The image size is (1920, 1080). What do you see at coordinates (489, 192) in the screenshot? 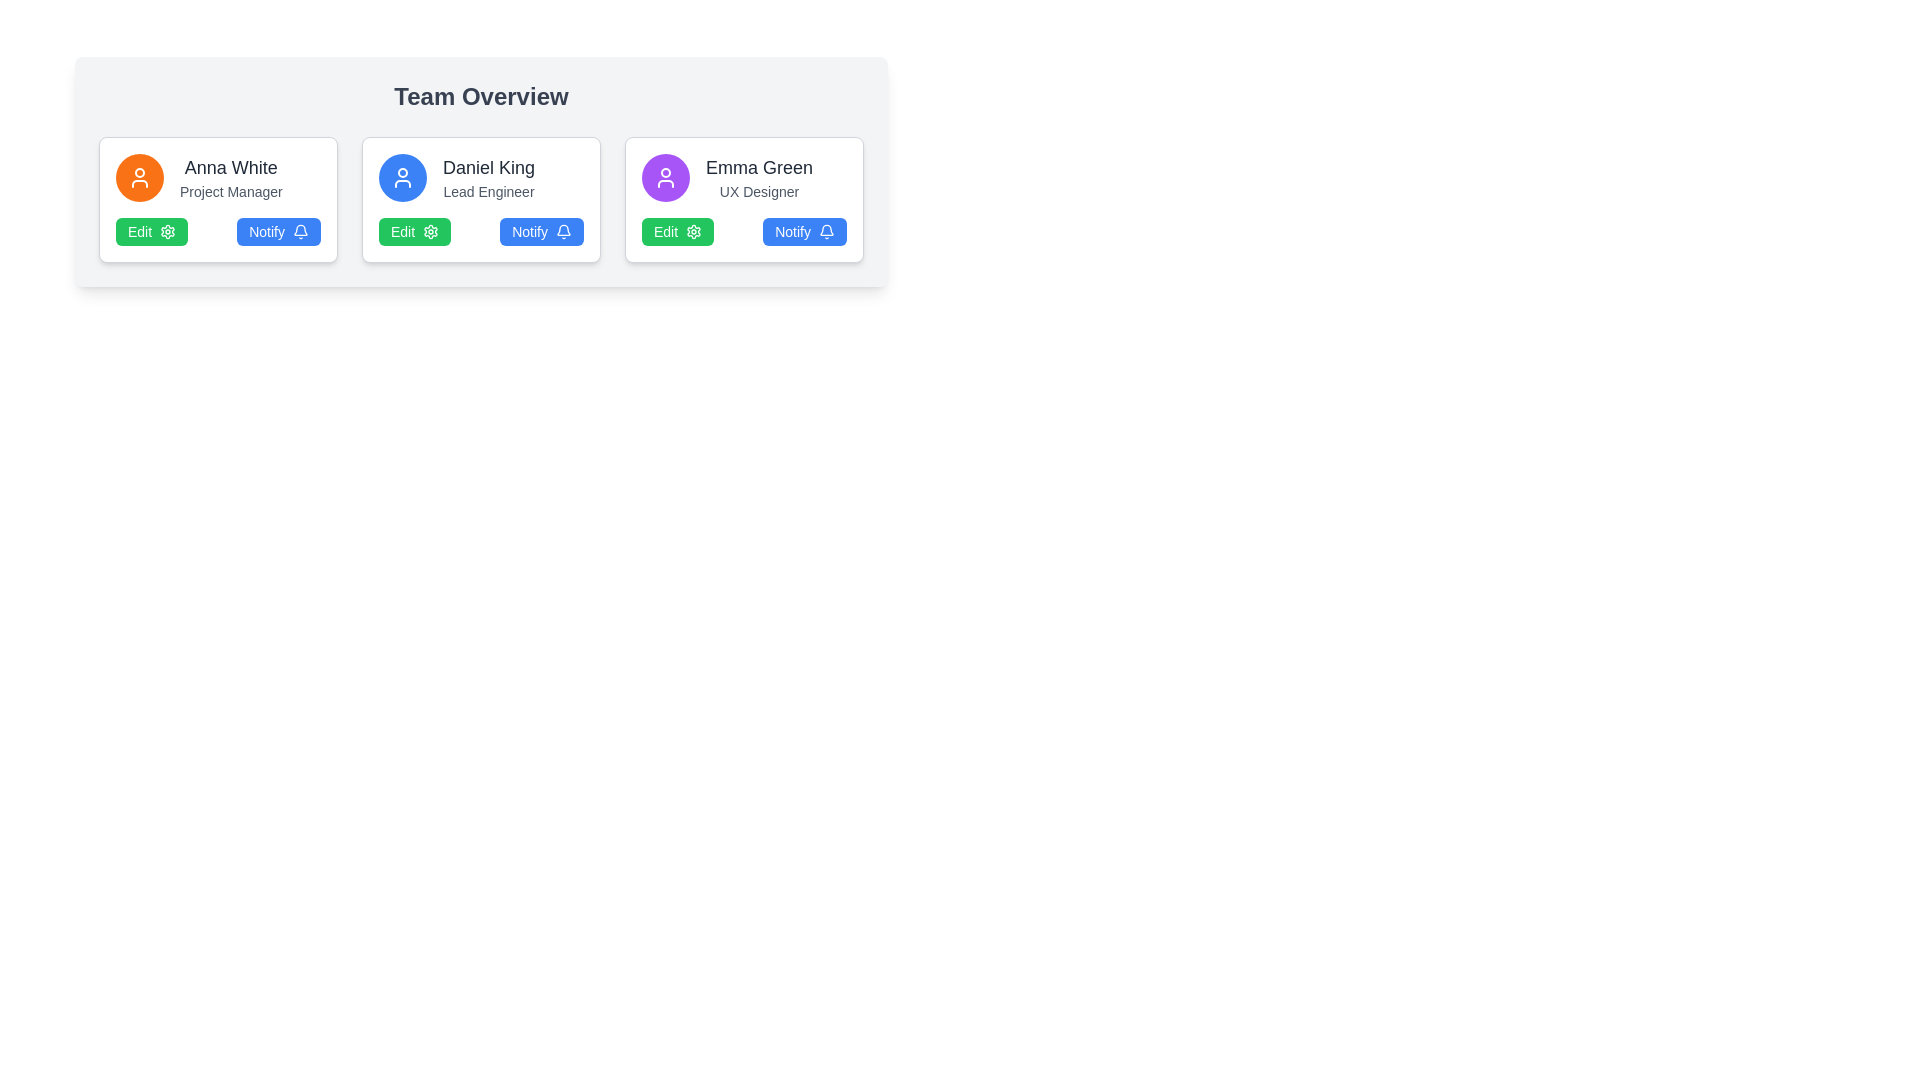
I see `the text label displaying 'Lead Engineer' located beneath 'Daniel King' in the second team member card` at bounding box center [489, 192].